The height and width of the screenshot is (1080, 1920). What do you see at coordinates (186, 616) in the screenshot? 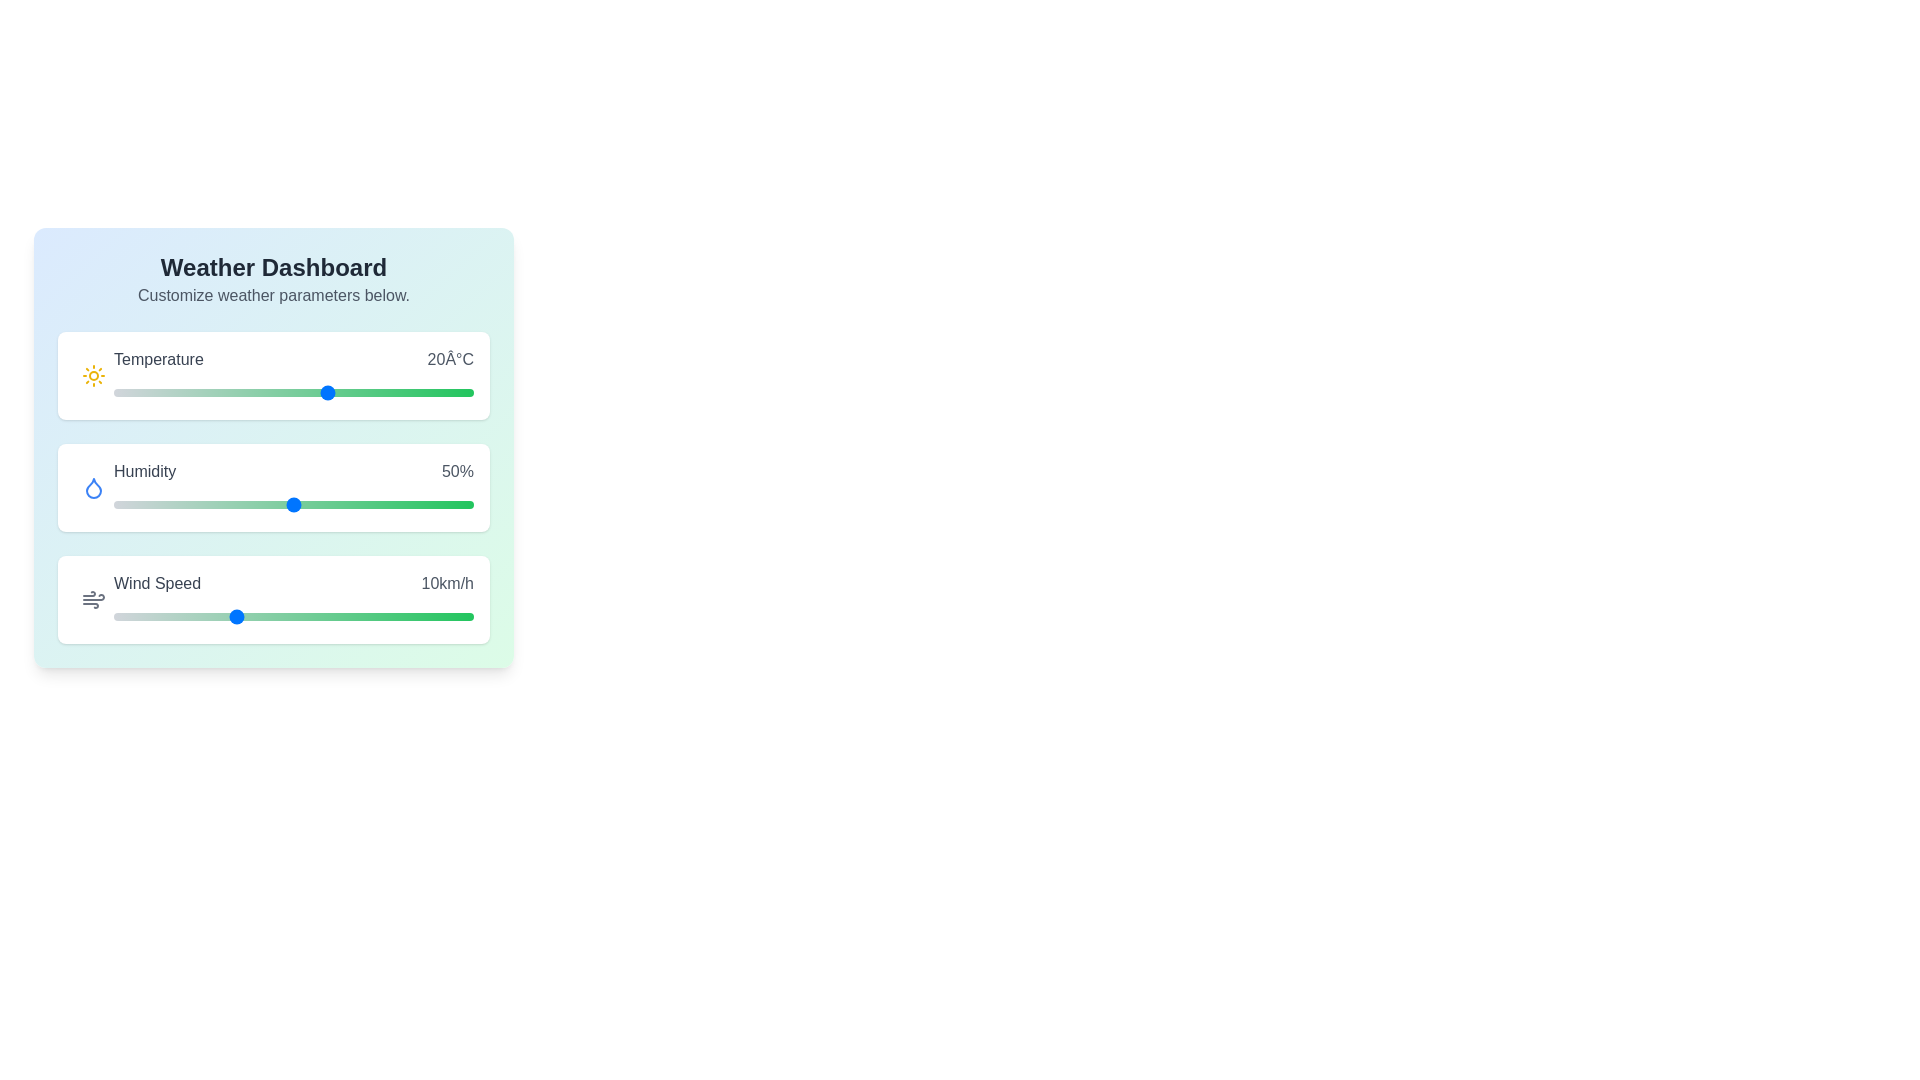
I see `the wind speed slider to 6 km/h` at bounding box center [186, 616].